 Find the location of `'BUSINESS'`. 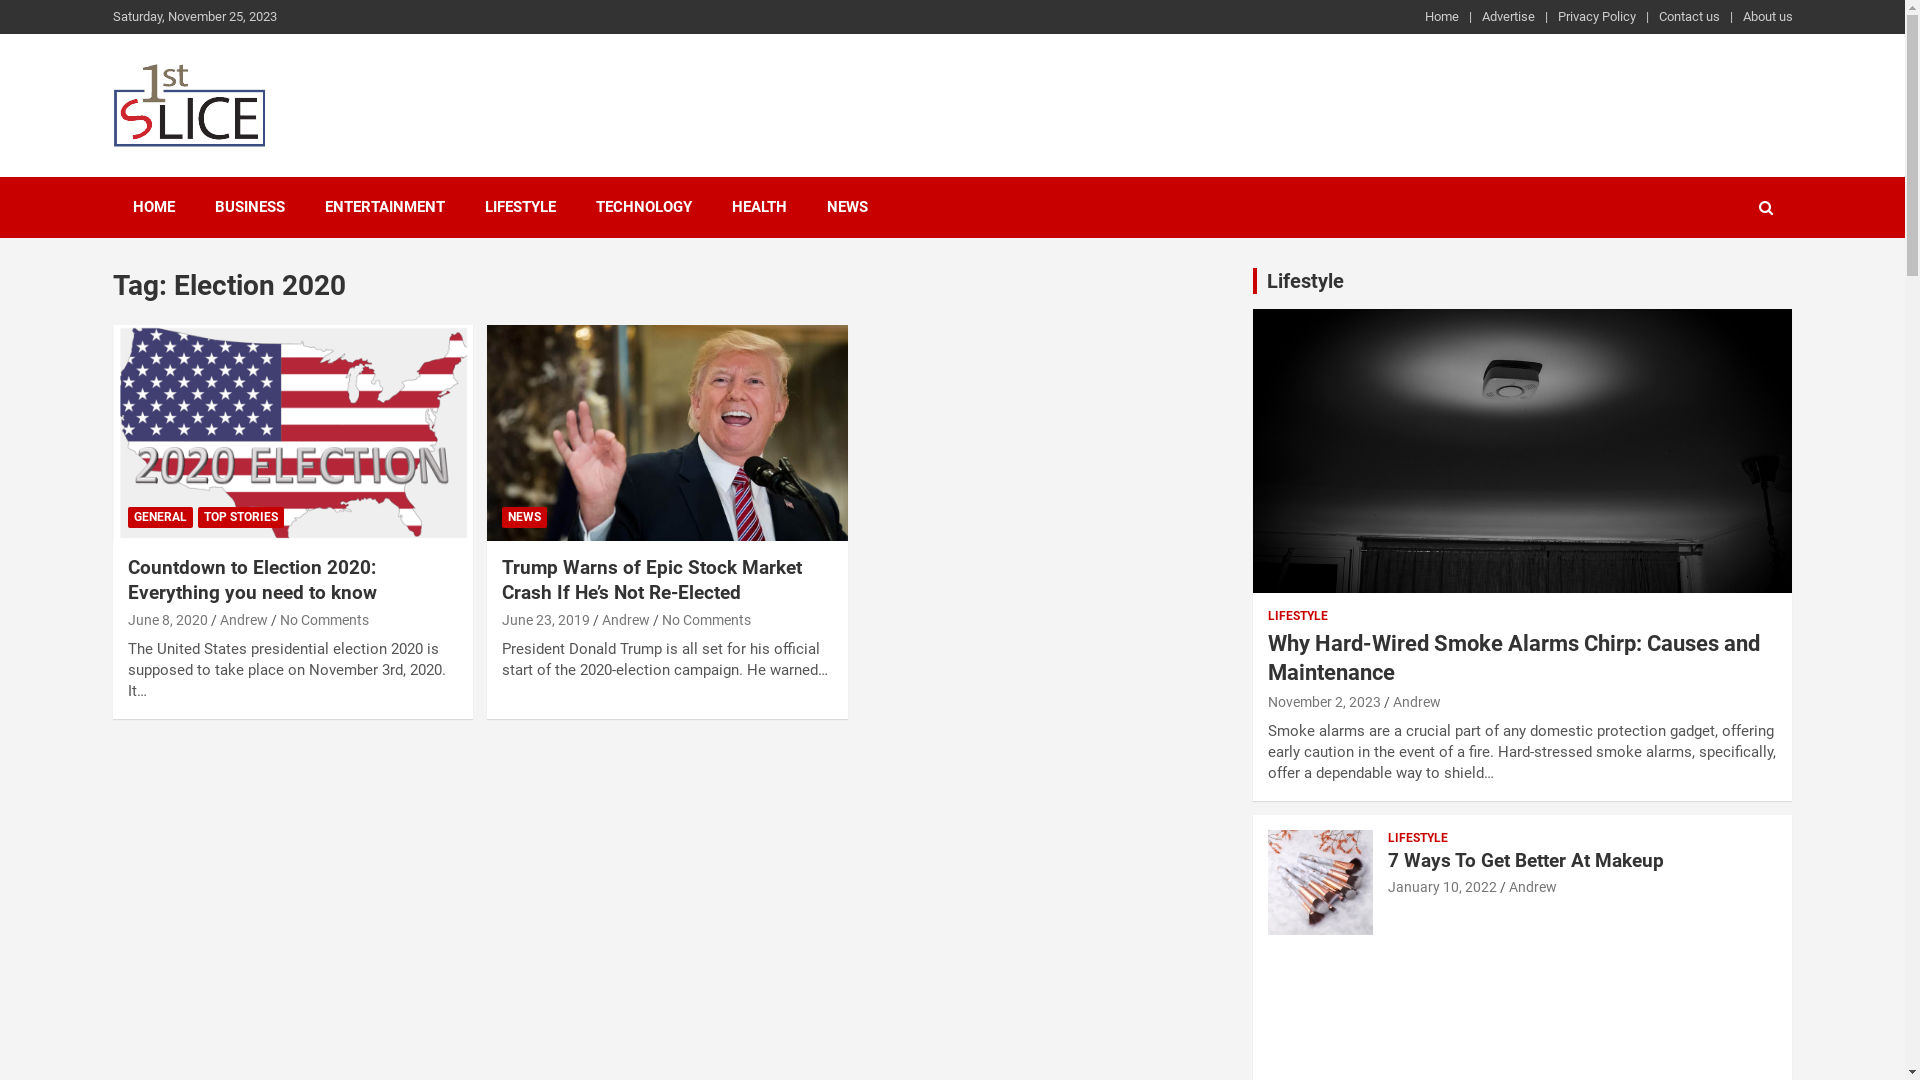

'BUSINESS' is located at coordinates (248, 207).